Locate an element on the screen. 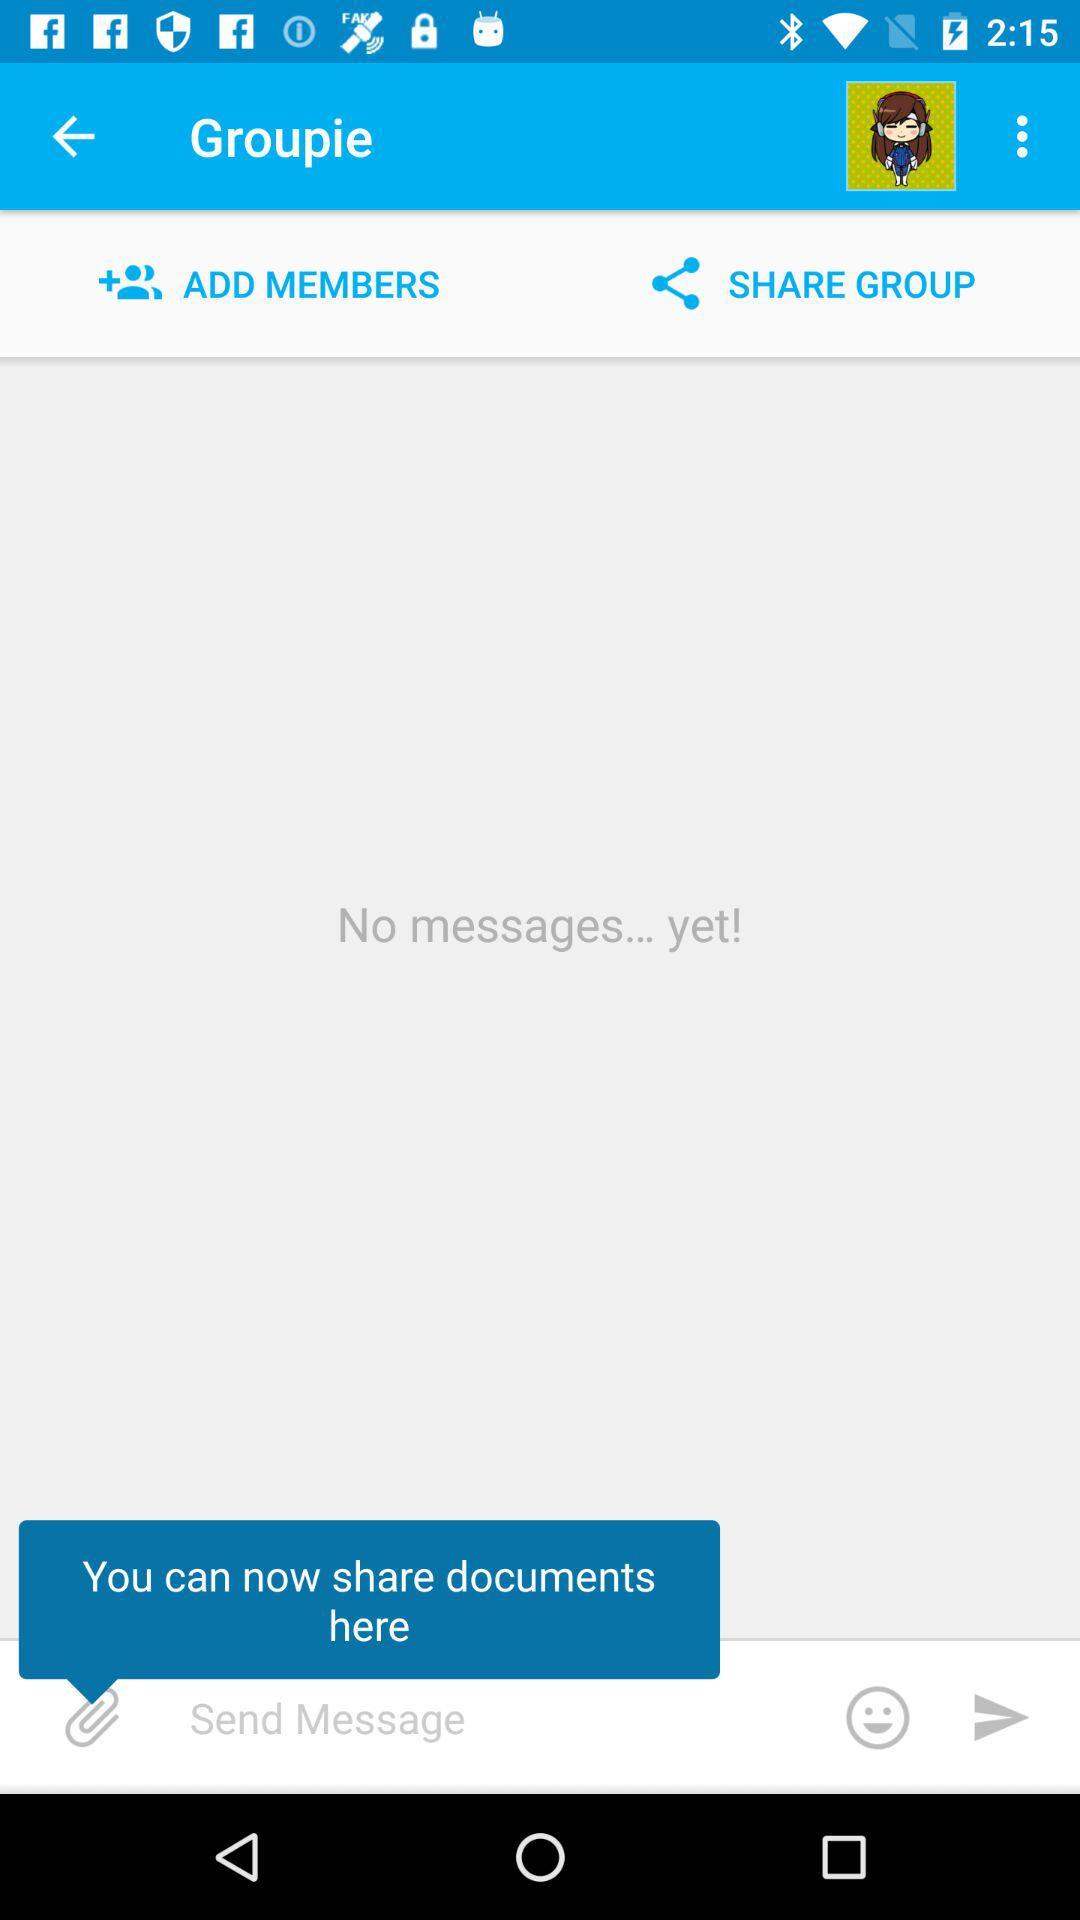 The image size is (1080, 1920). type a message is located at coordinates (565, 1716).